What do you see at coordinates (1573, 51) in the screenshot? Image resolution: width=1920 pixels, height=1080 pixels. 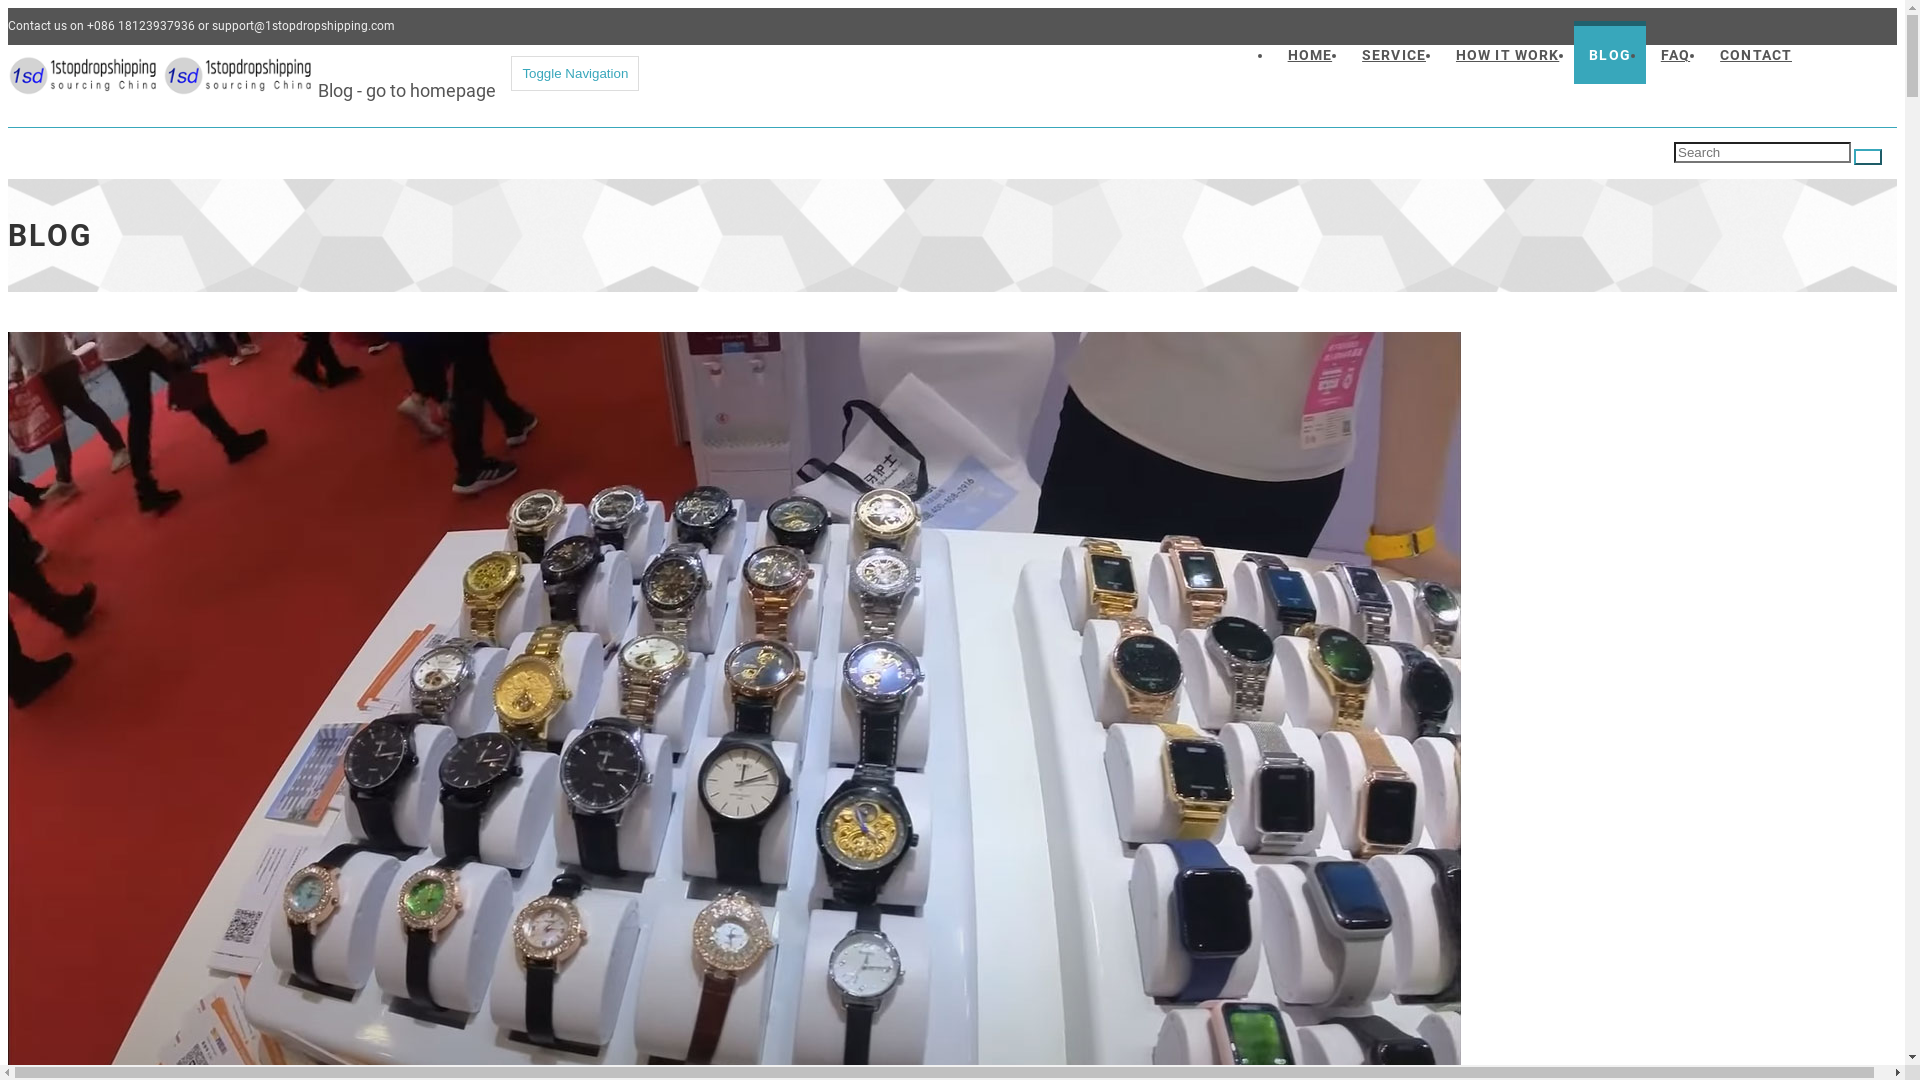 I see `'BLOG'` at bounding box center [1573, 51].